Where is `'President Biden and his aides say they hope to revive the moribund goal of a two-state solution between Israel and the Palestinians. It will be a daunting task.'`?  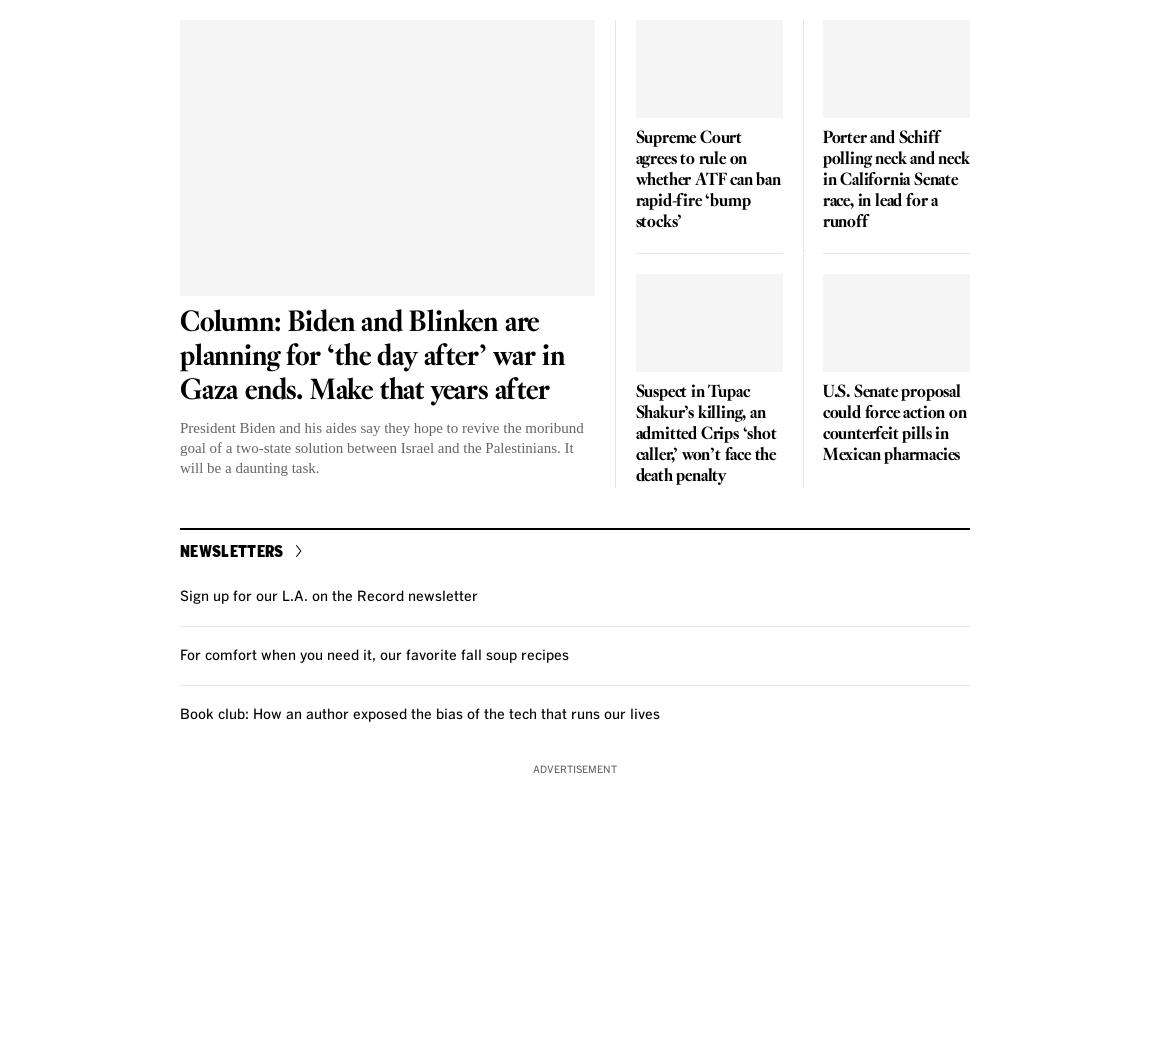
'President Biden and his aides say they hope to revive the moribund goal of a two-state solution between Israel and the Palestinians. It will be a daunting task.' is located at coordinates (178, 447).